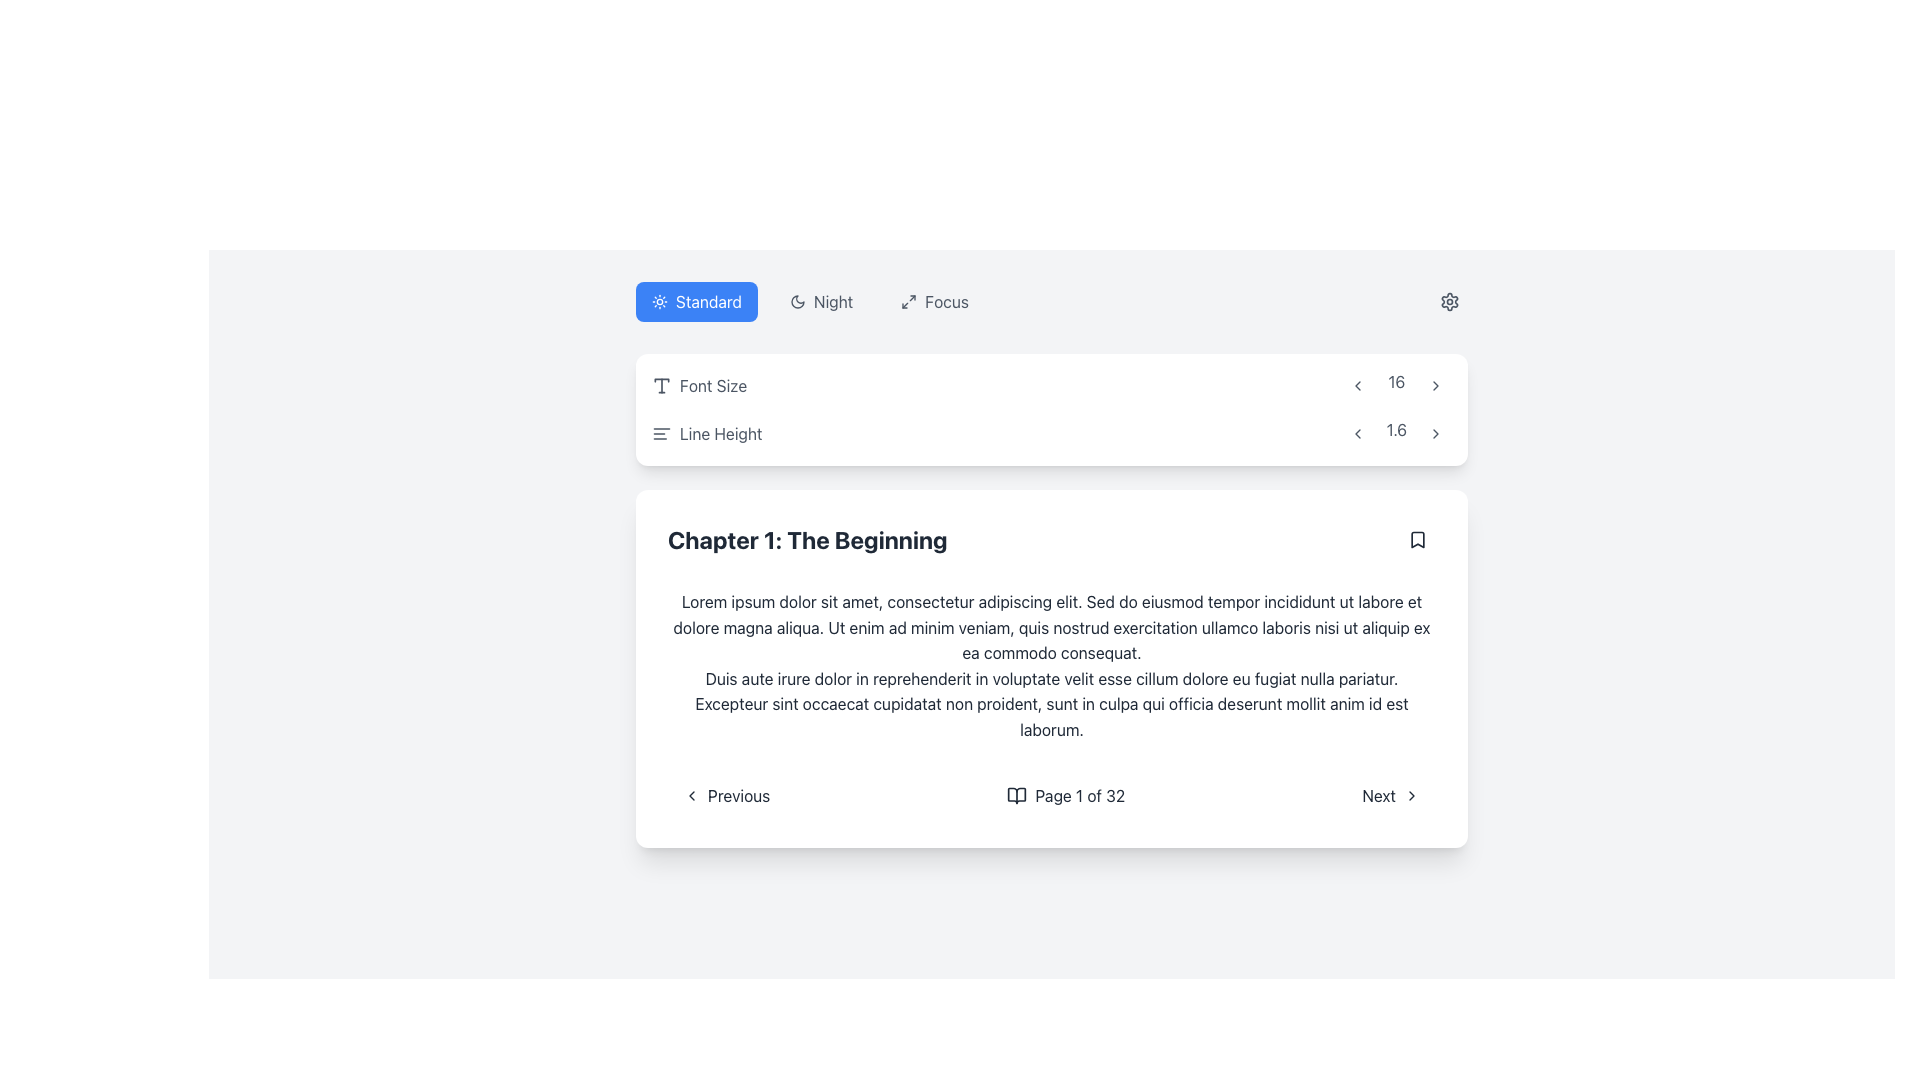 This screenshot has width=1920, height=1080. I want to click on the text display indicating the current font size, located between the '<' and '>' icons in the 'Font Size' section, so click(1395, 385).